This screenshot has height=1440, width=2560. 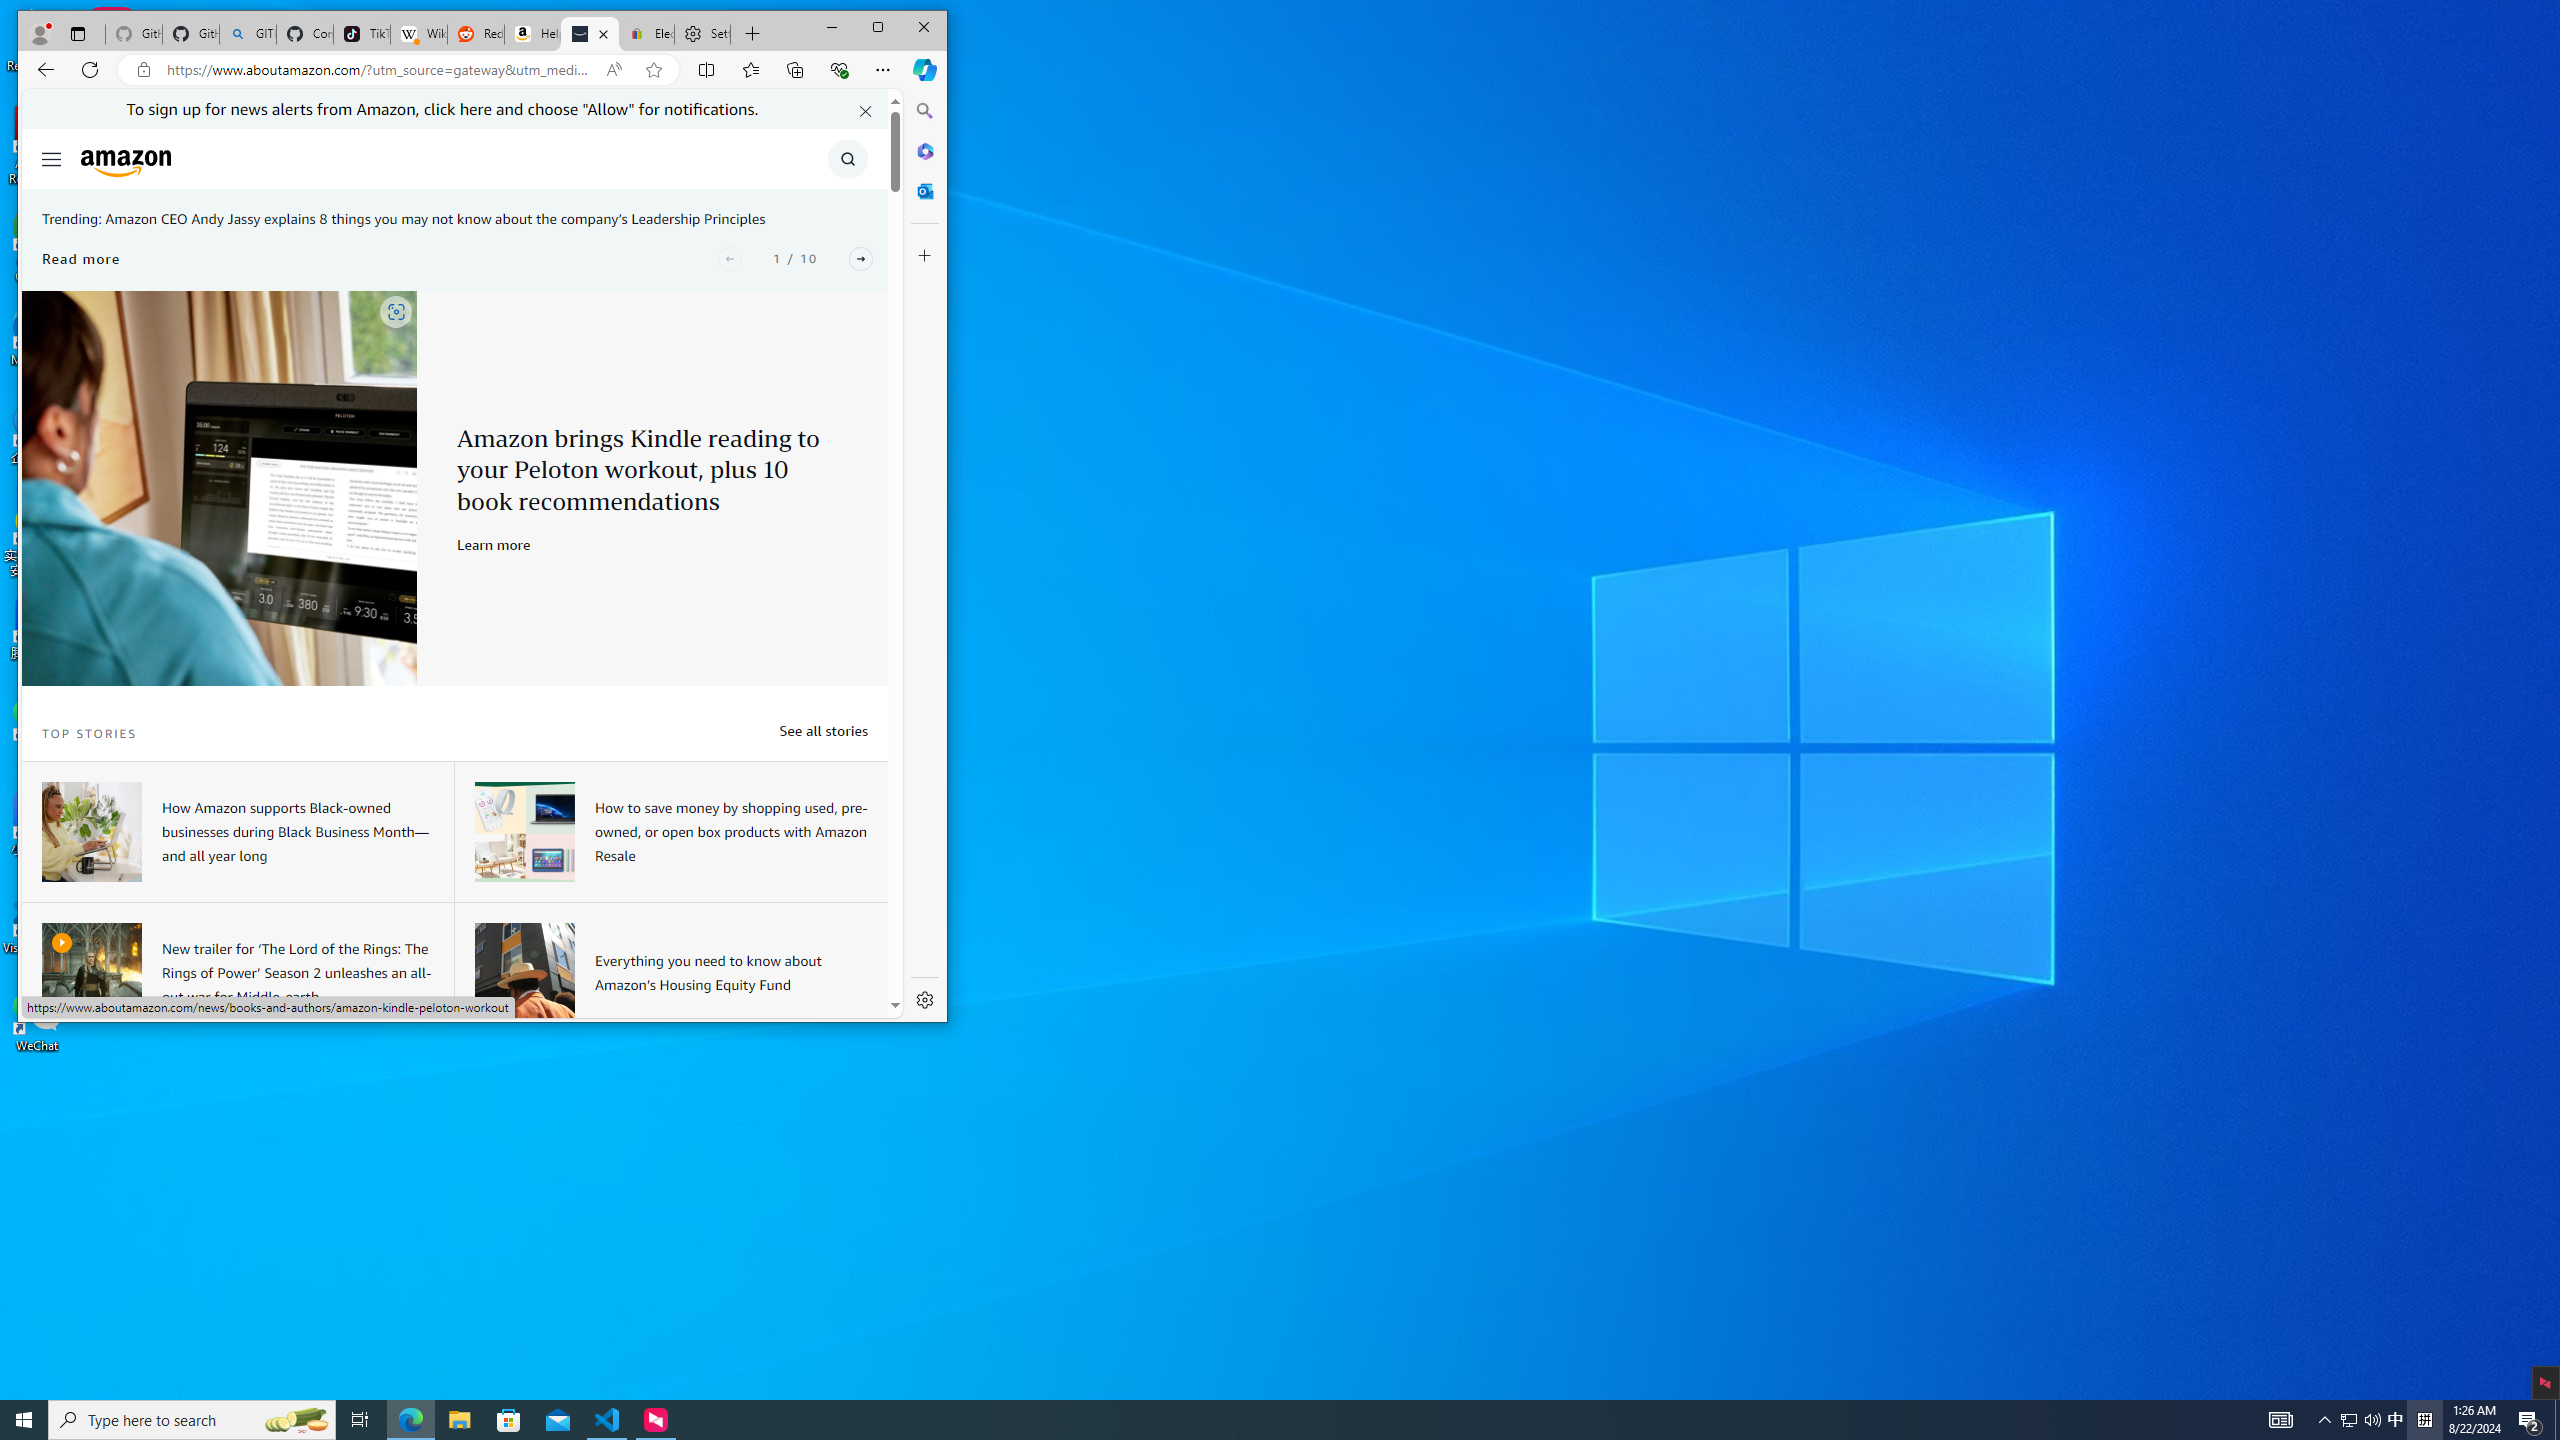 What do you see at coordinates (294, 1418) in the screenshot?
I see `'Search highlights icon opens search home window'` at bounding box center [294, 1418].